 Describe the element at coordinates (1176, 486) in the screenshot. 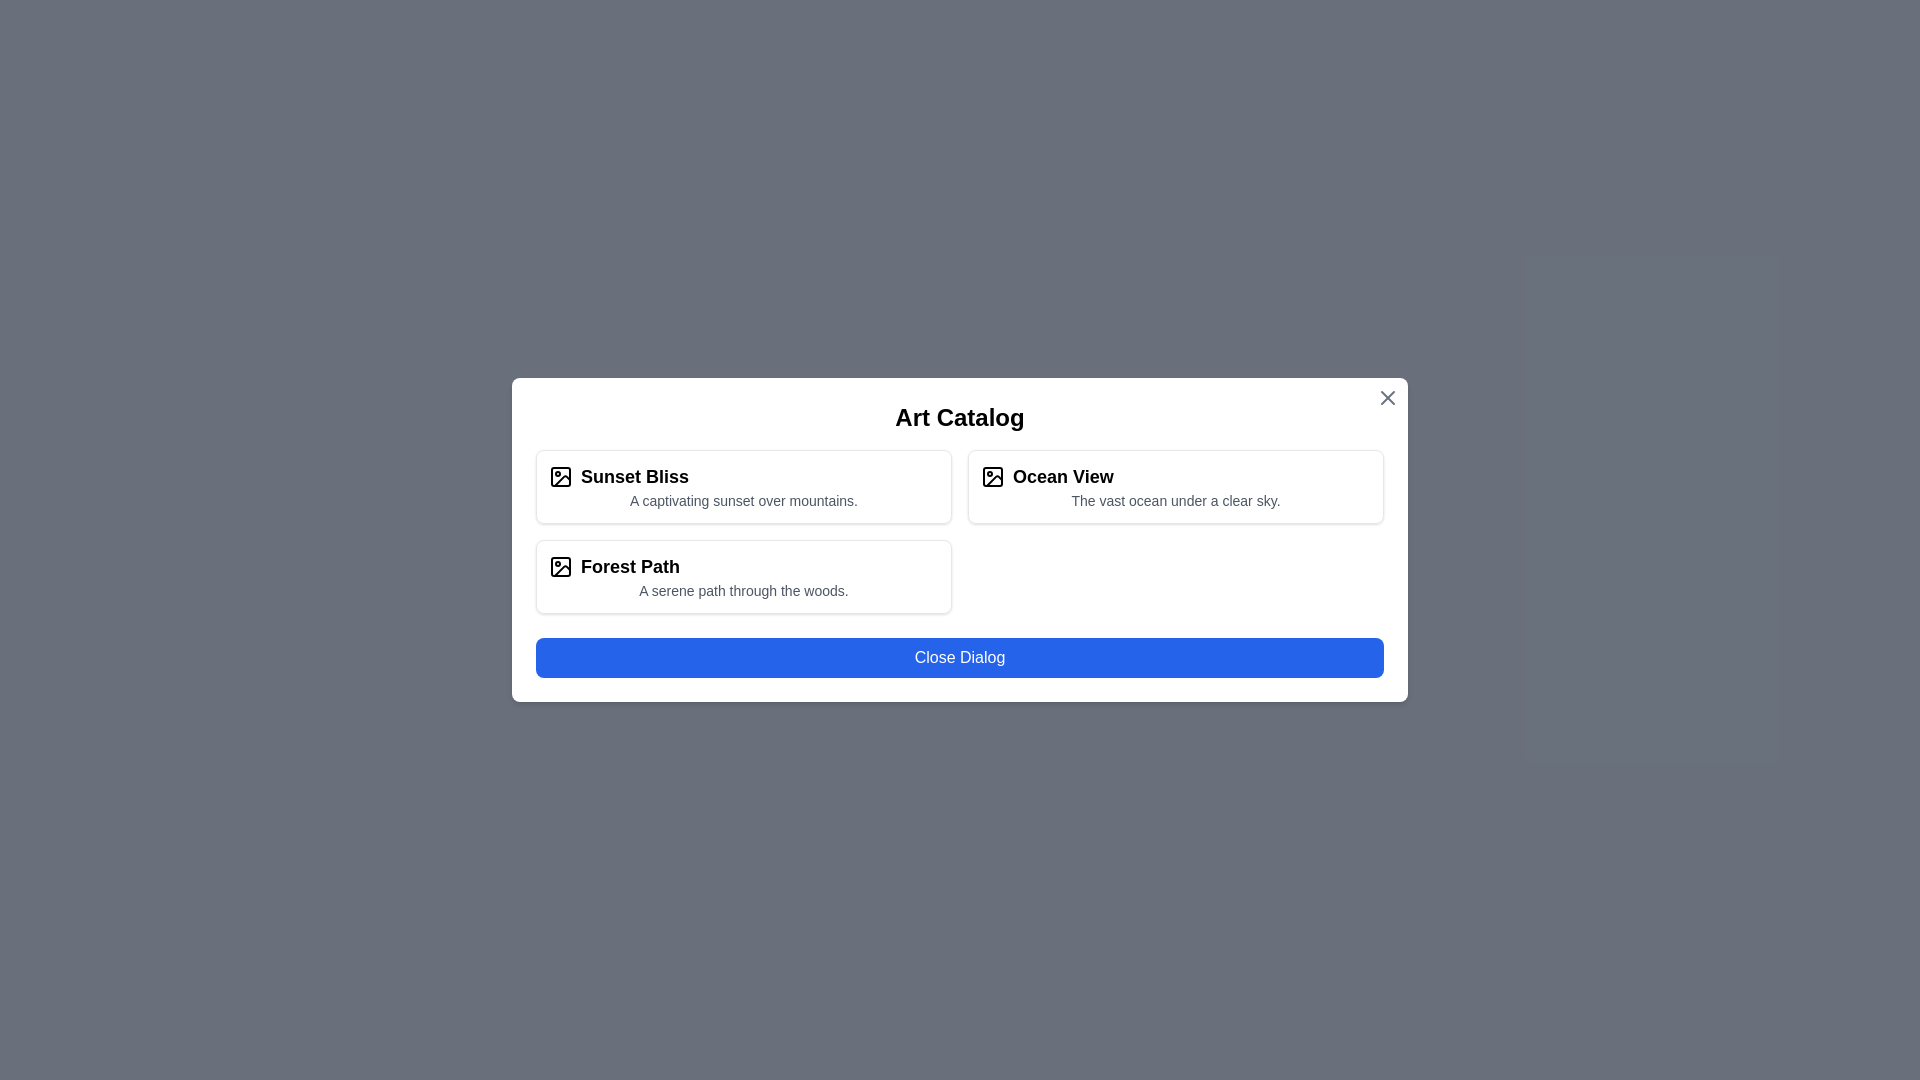

I see `the artwork card labeled Ocean View` at that location.